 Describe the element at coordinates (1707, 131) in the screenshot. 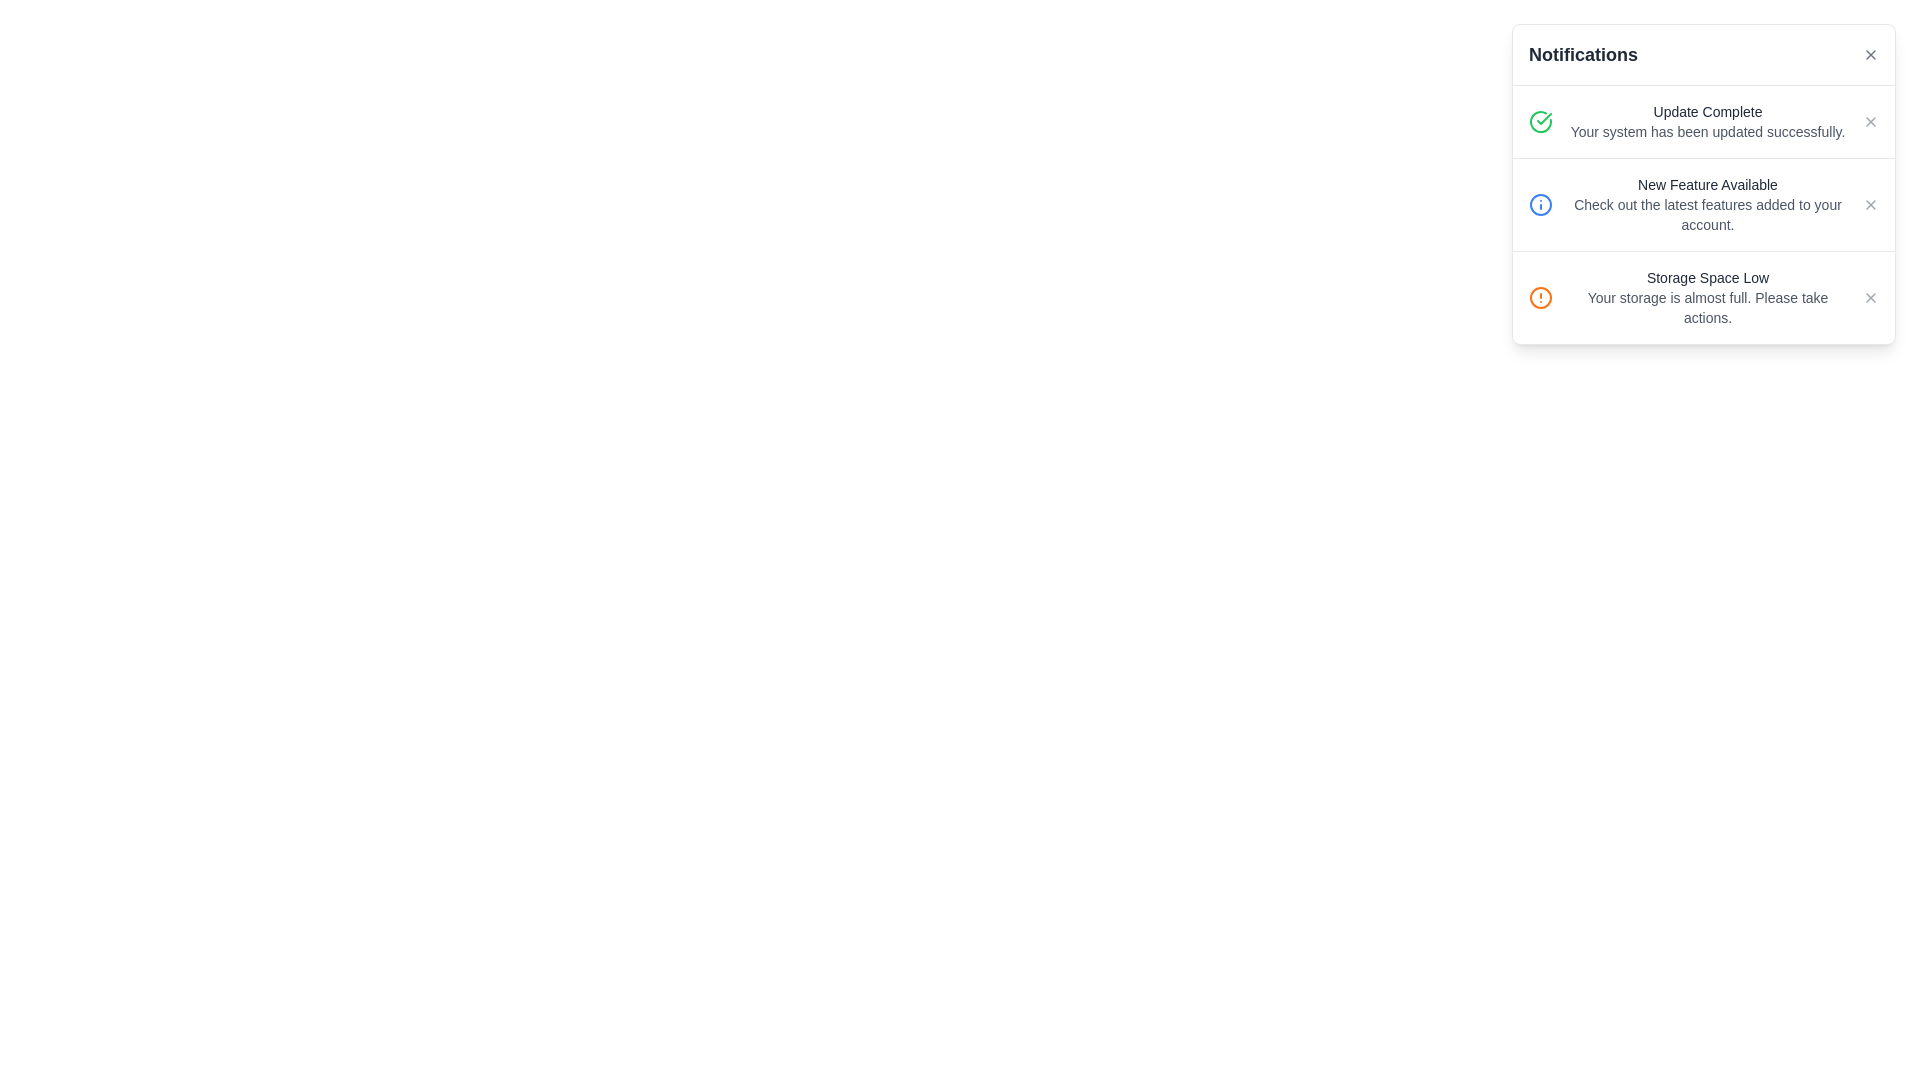

I see `confirmation message about the successful system update located in the Notifications section, below the 'Update Complete' text` at that location.